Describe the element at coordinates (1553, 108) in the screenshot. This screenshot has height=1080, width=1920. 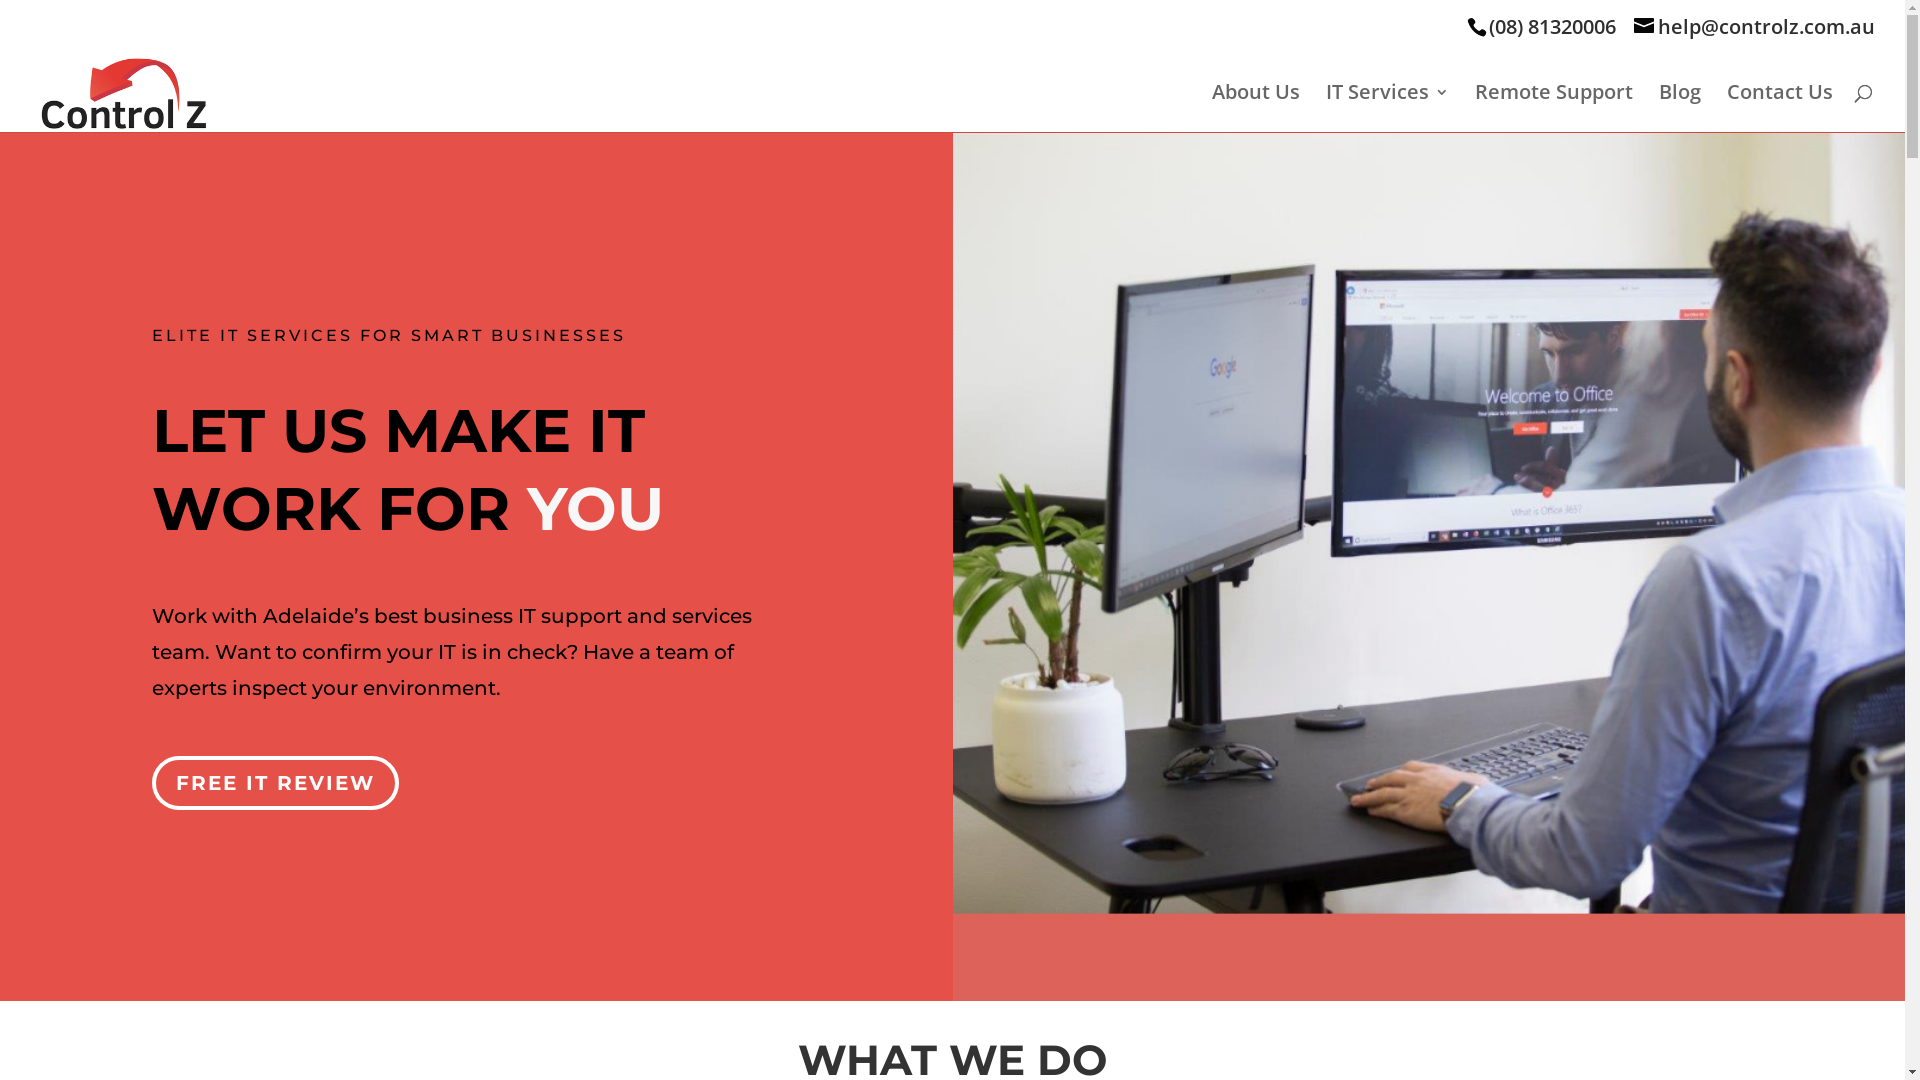
I see `'Remote Support'` at that location.